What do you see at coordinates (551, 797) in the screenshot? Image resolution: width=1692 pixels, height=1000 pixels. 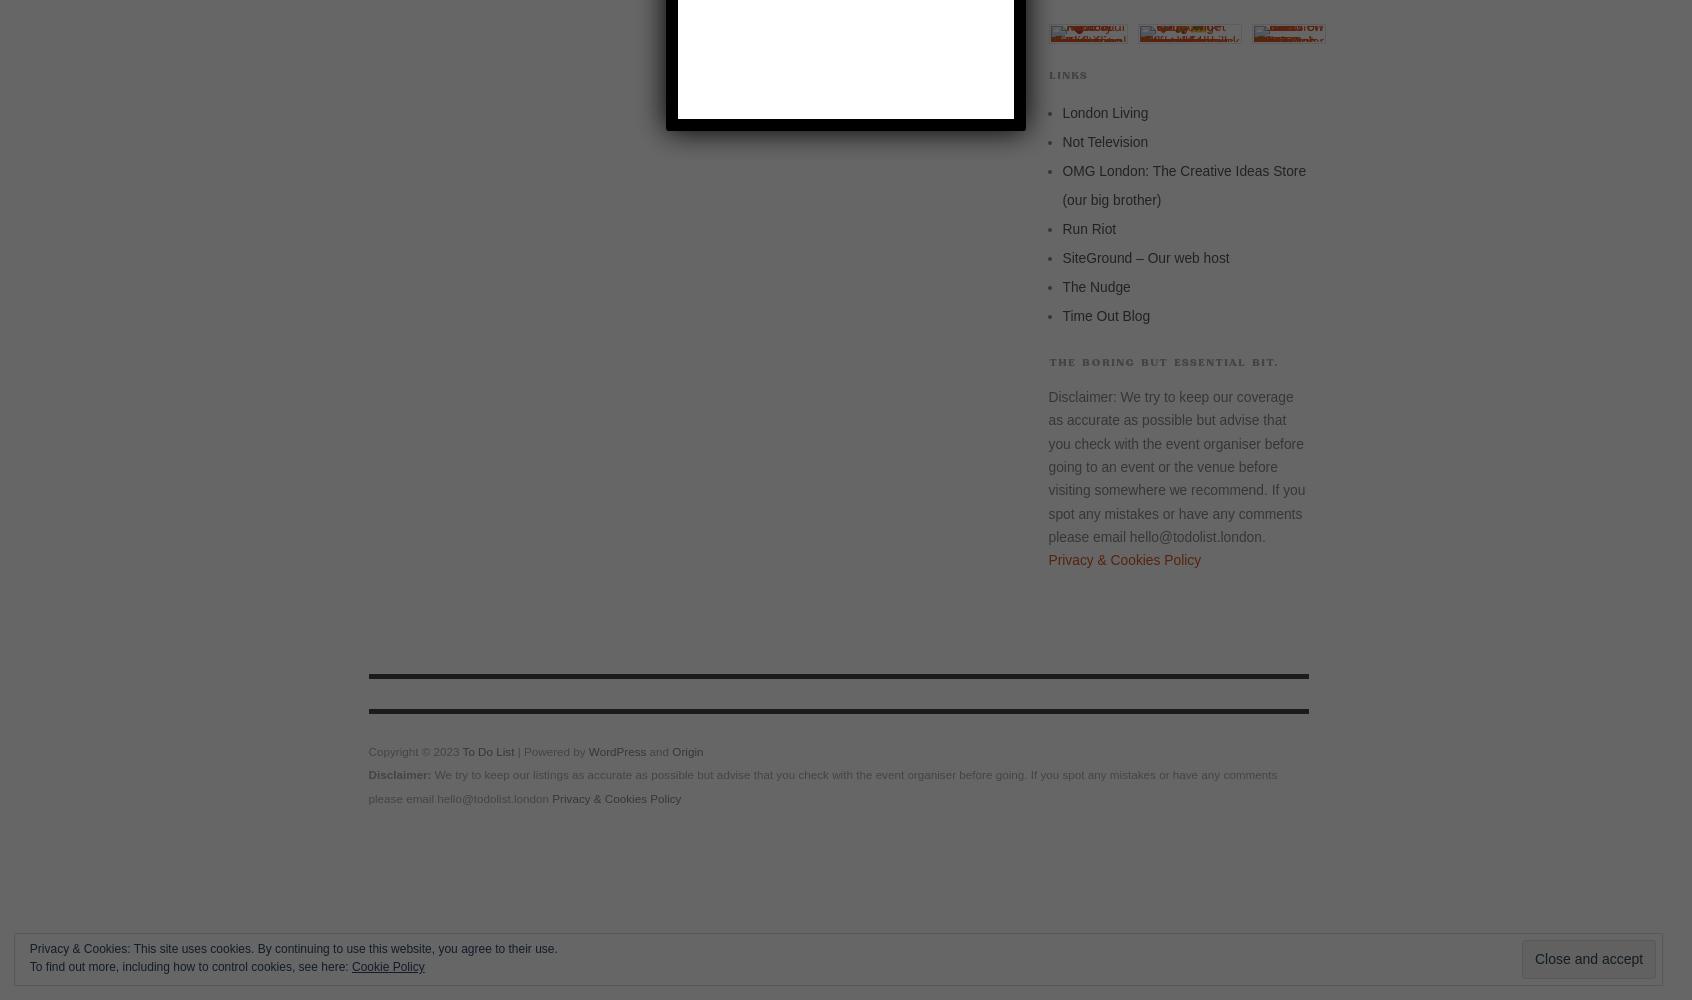 I see `'Privacy & Cookies Policy'` at bounding box center [551, 797].